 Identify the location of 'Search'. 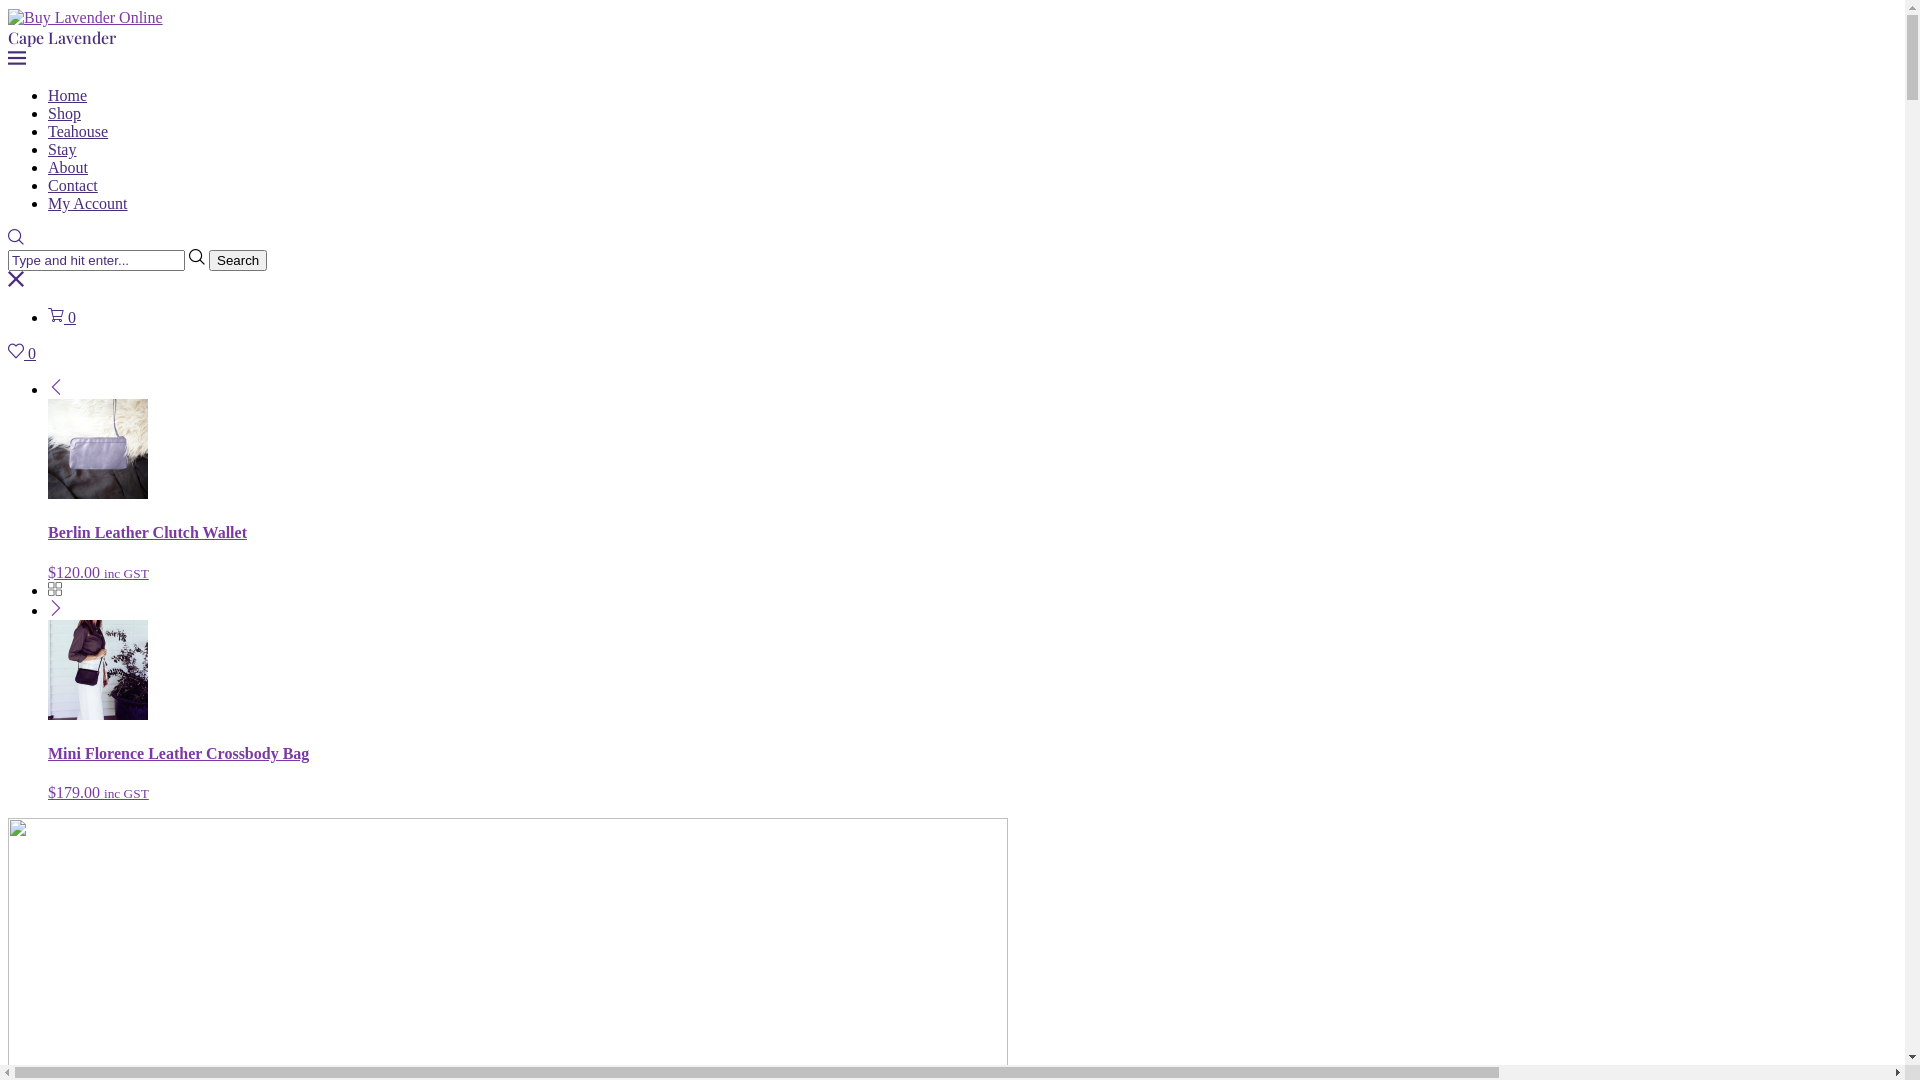
(238, 259).